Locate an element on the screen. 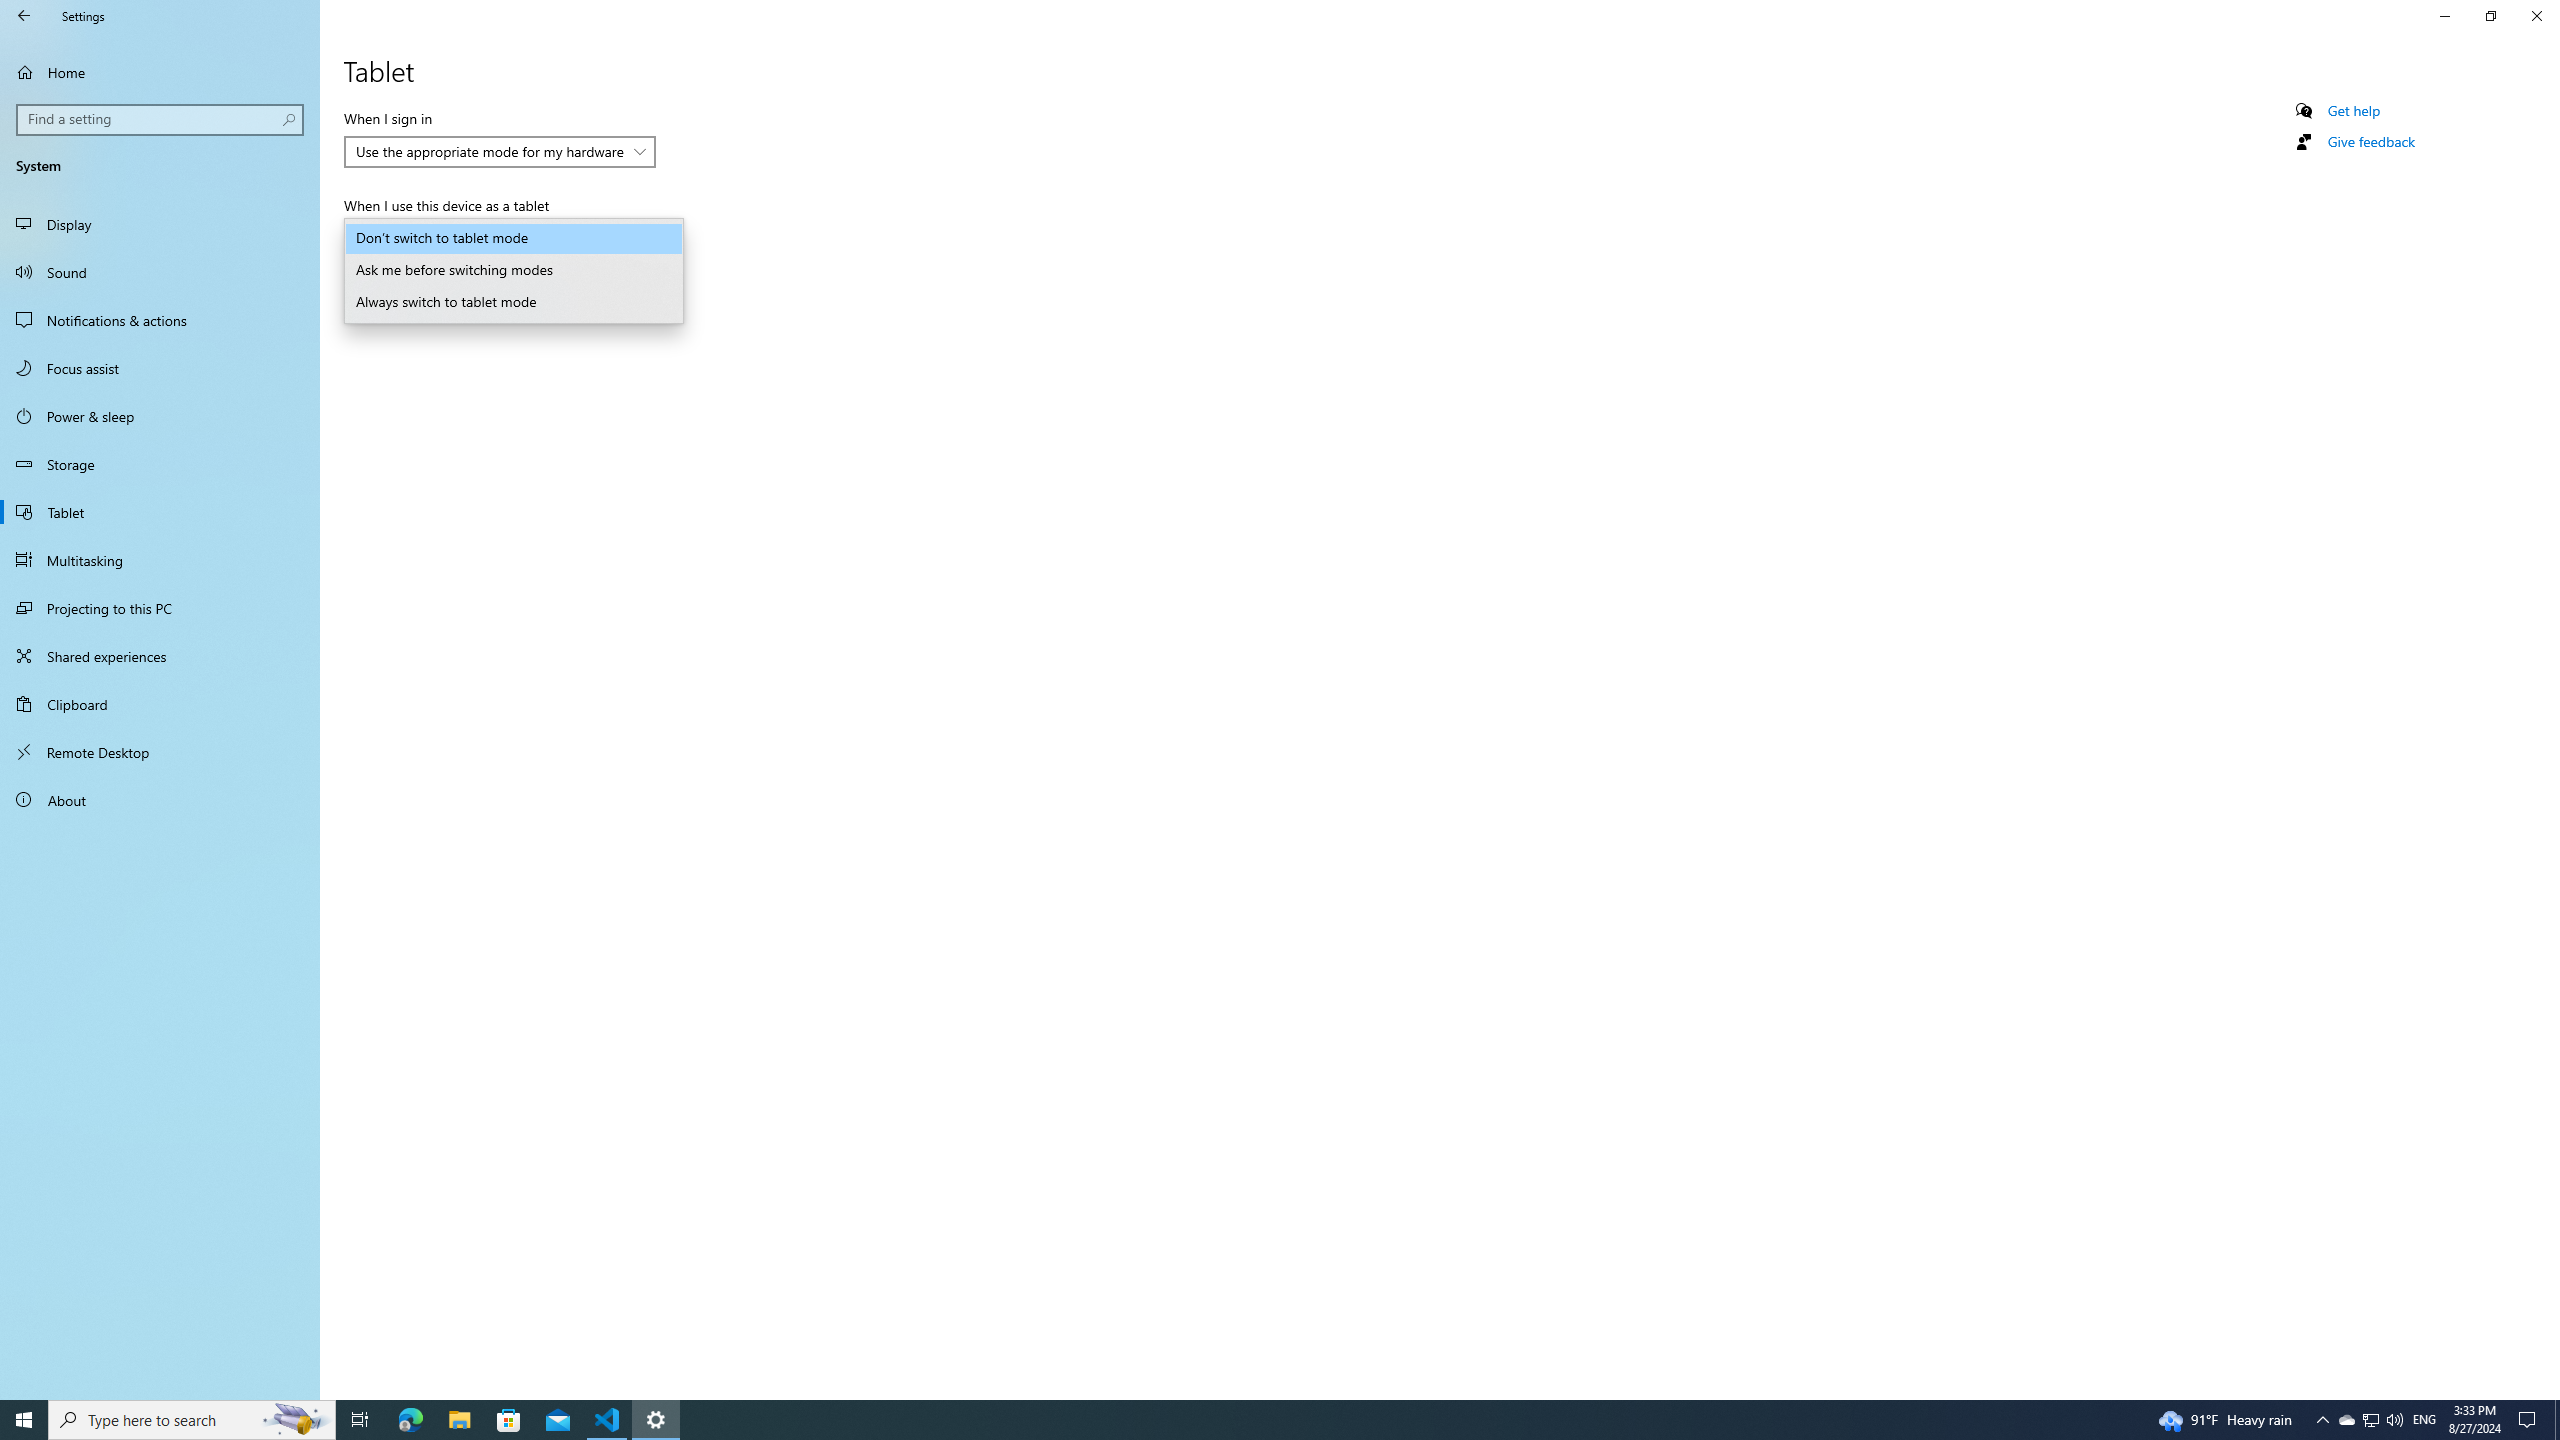  'Minimize Settings' is located at coordinates (2443, 15).